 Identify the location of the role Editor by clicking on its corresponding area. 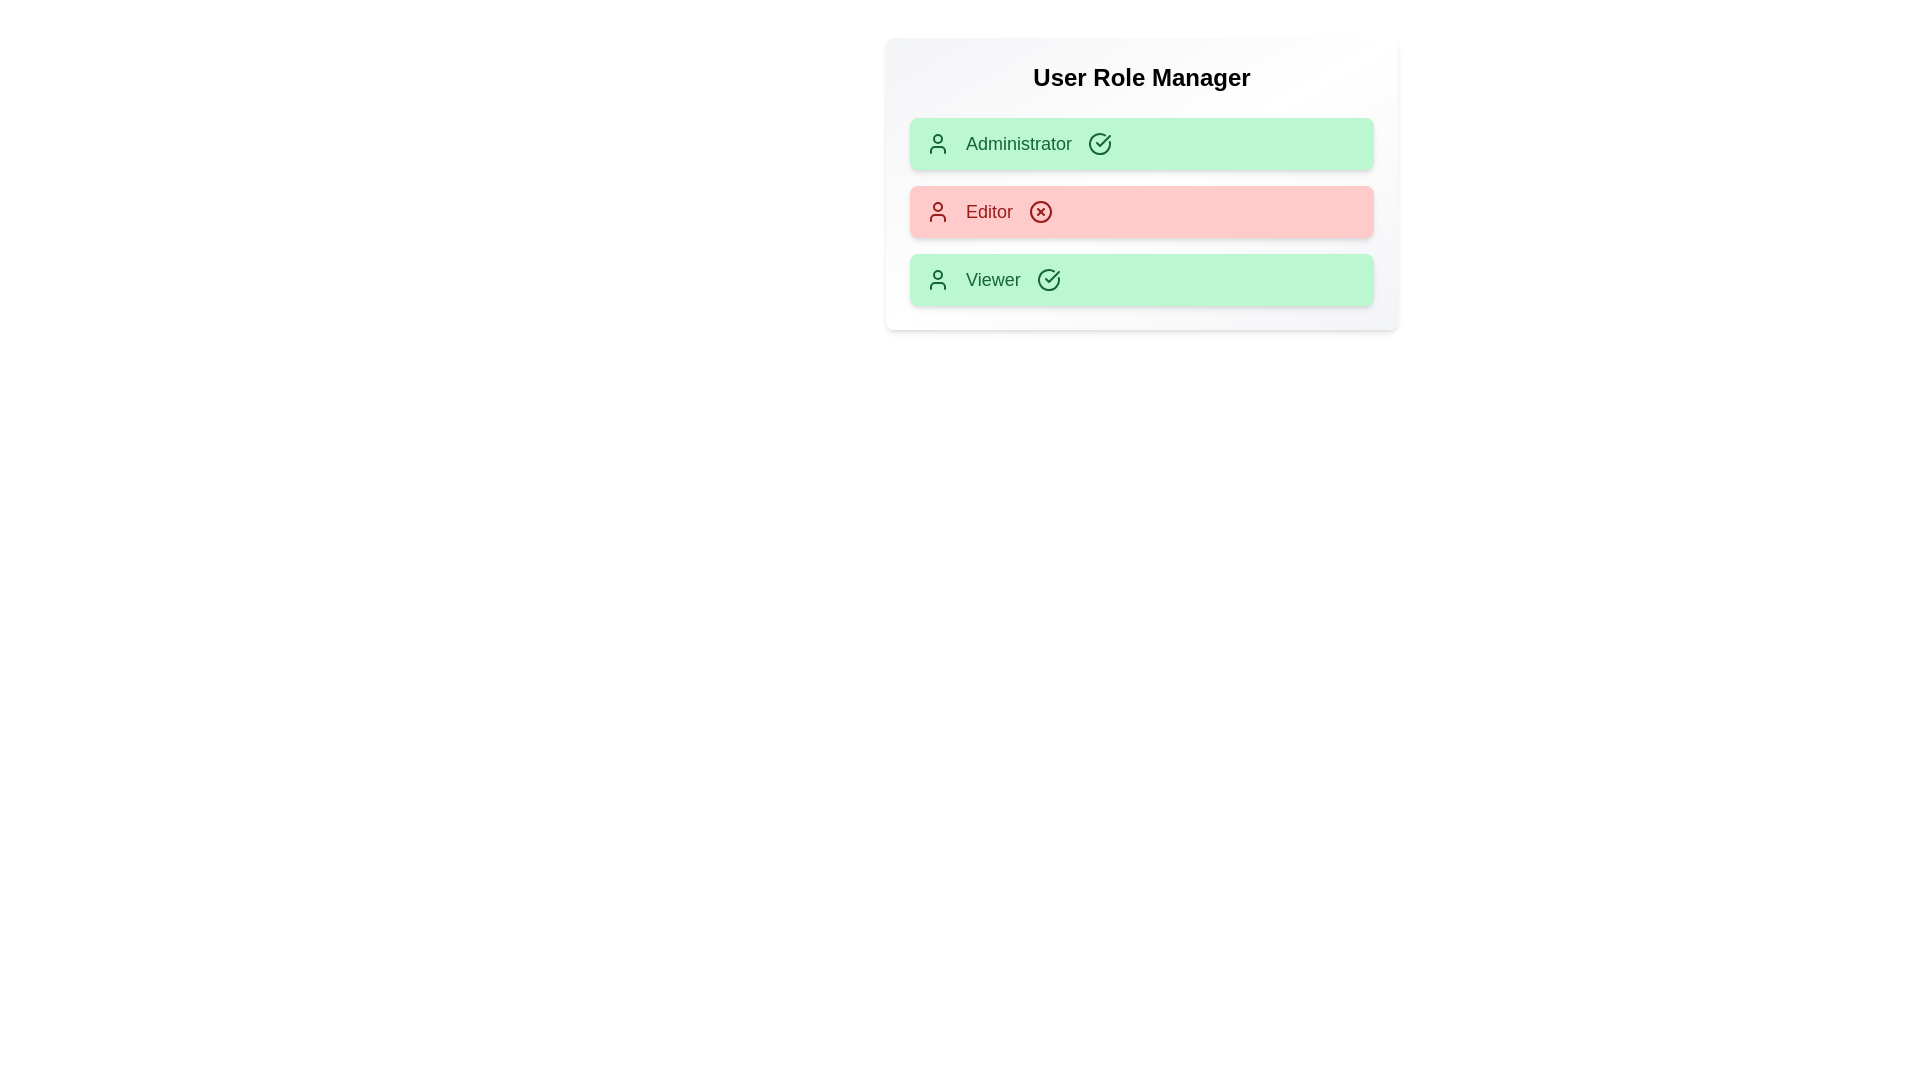
(1142, 212).